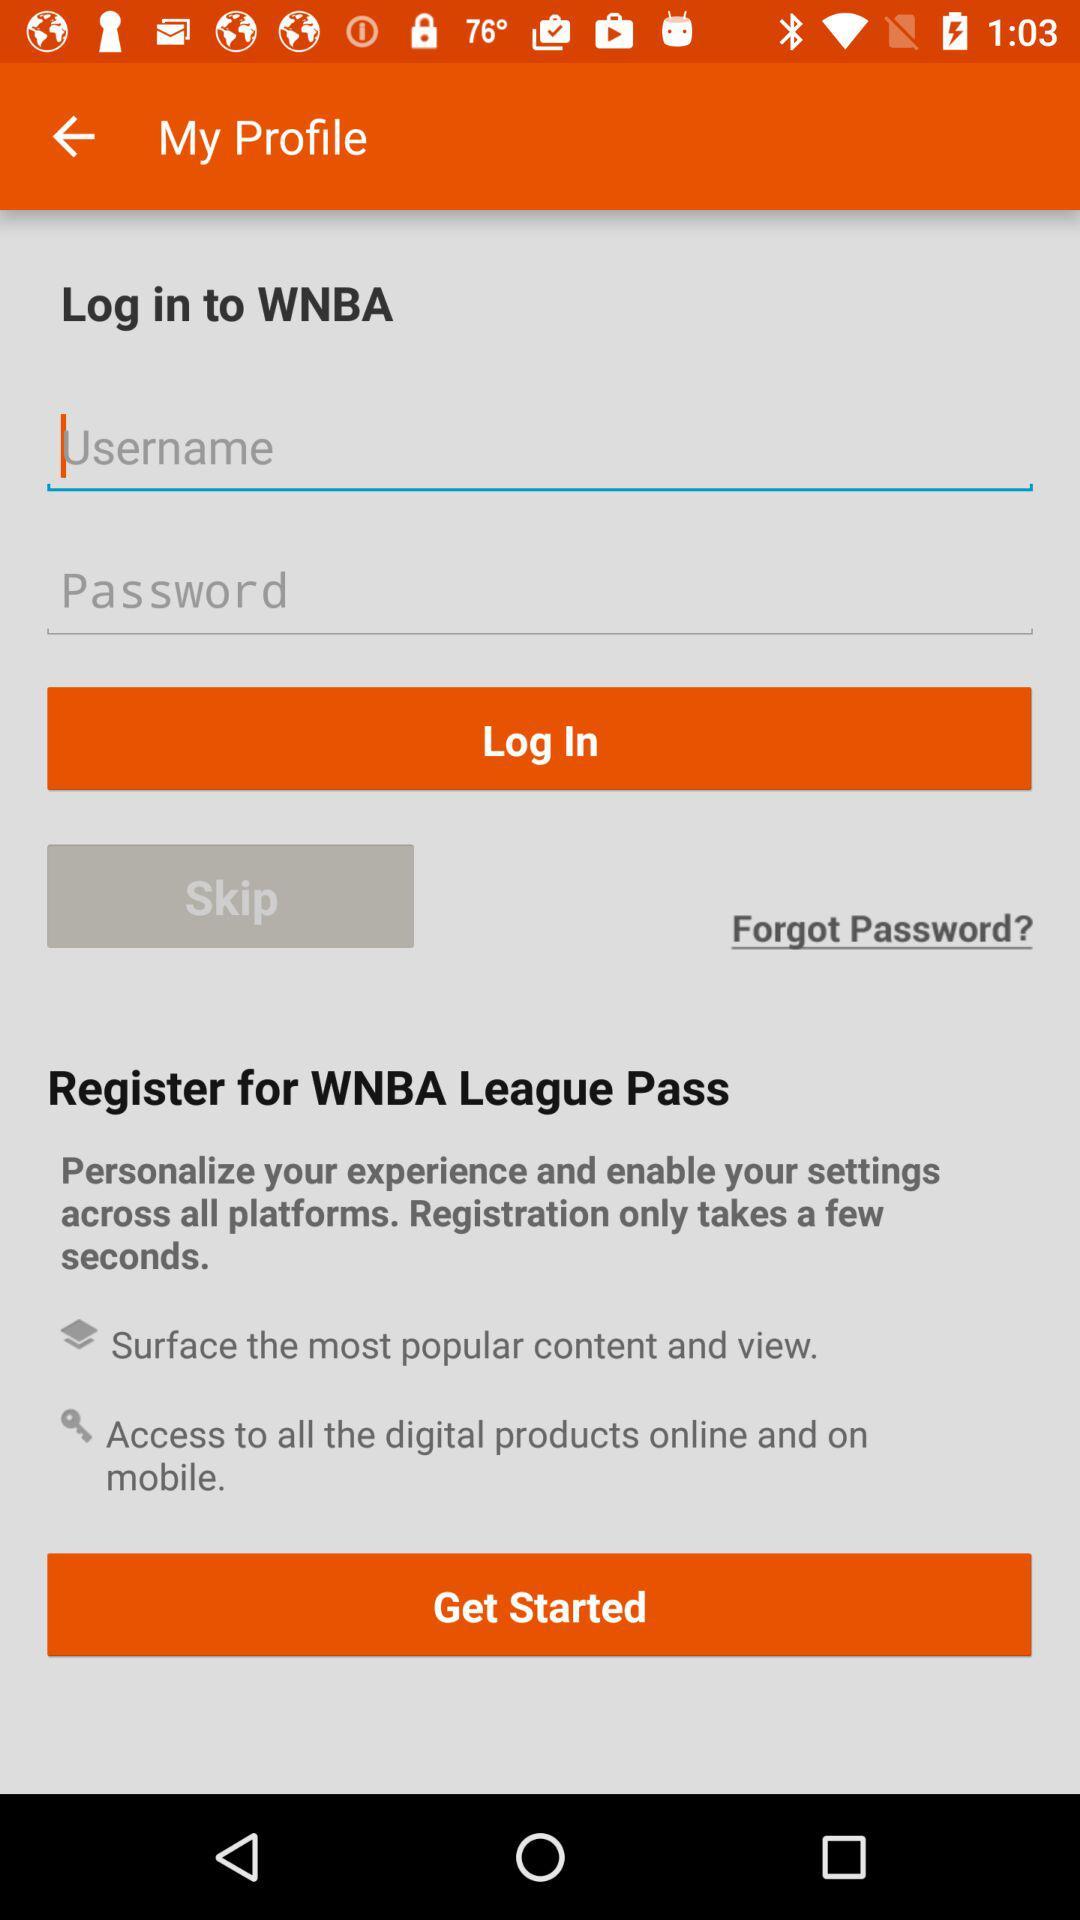 The image size is (1080, 1920). I want to click on icon next to my profile, so click(72, 135).